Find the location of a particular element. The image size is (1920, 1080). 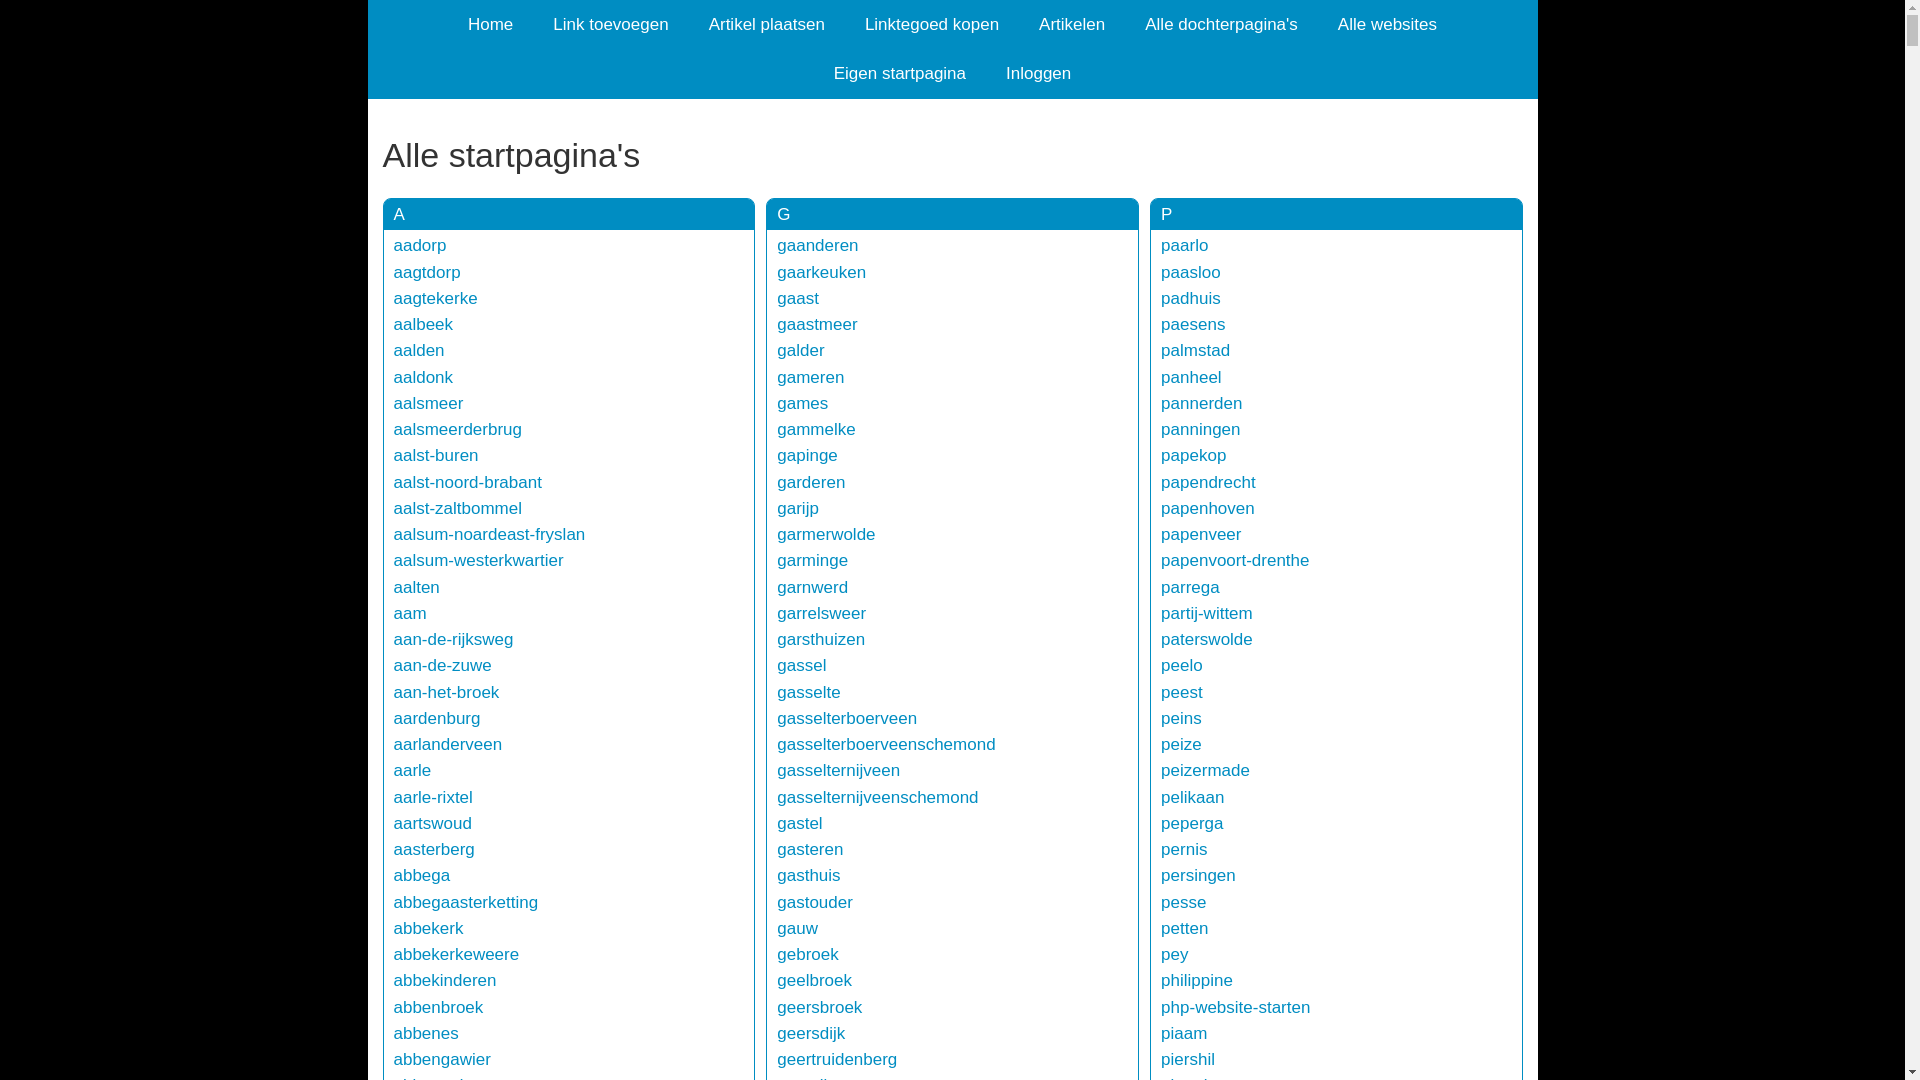

'garmerwolde' is located at coordinates (825, 533).